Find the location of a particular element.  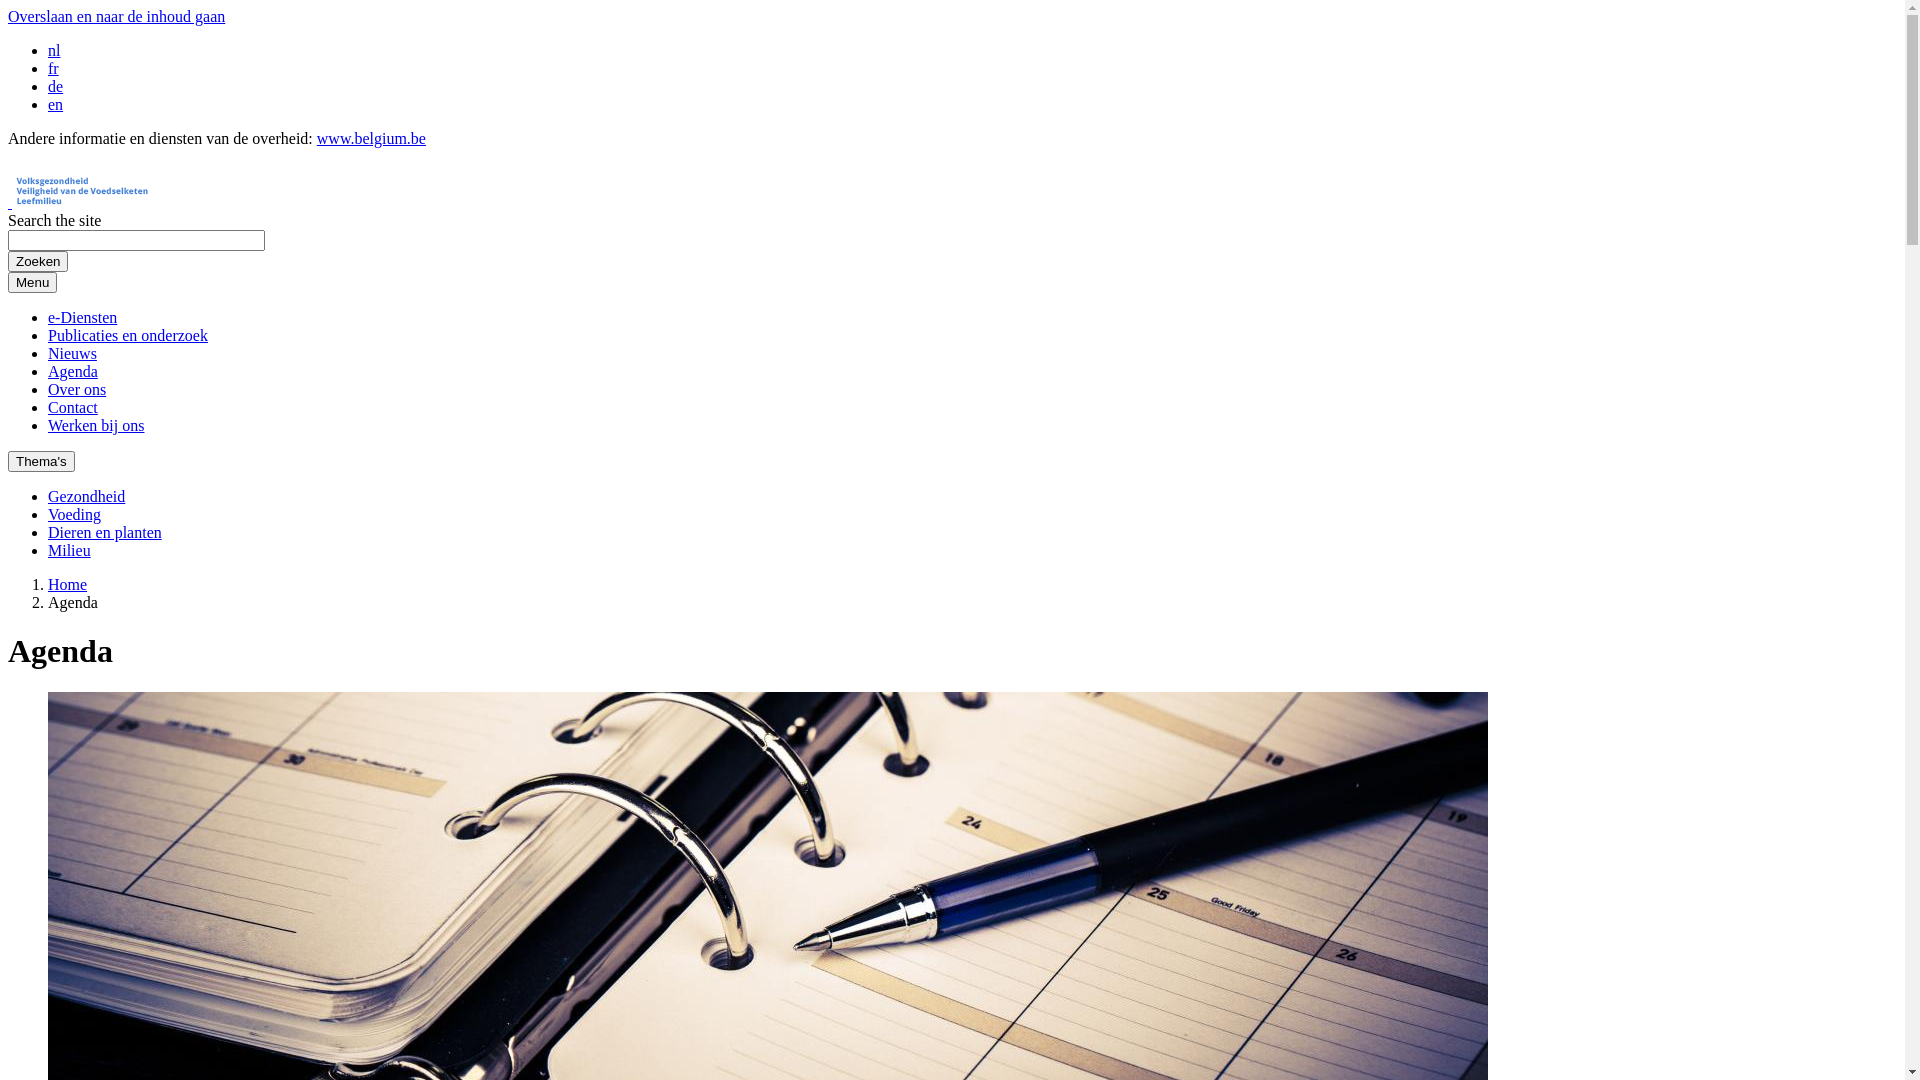

'Dieren en planten' is located at coordinates (48, 531).